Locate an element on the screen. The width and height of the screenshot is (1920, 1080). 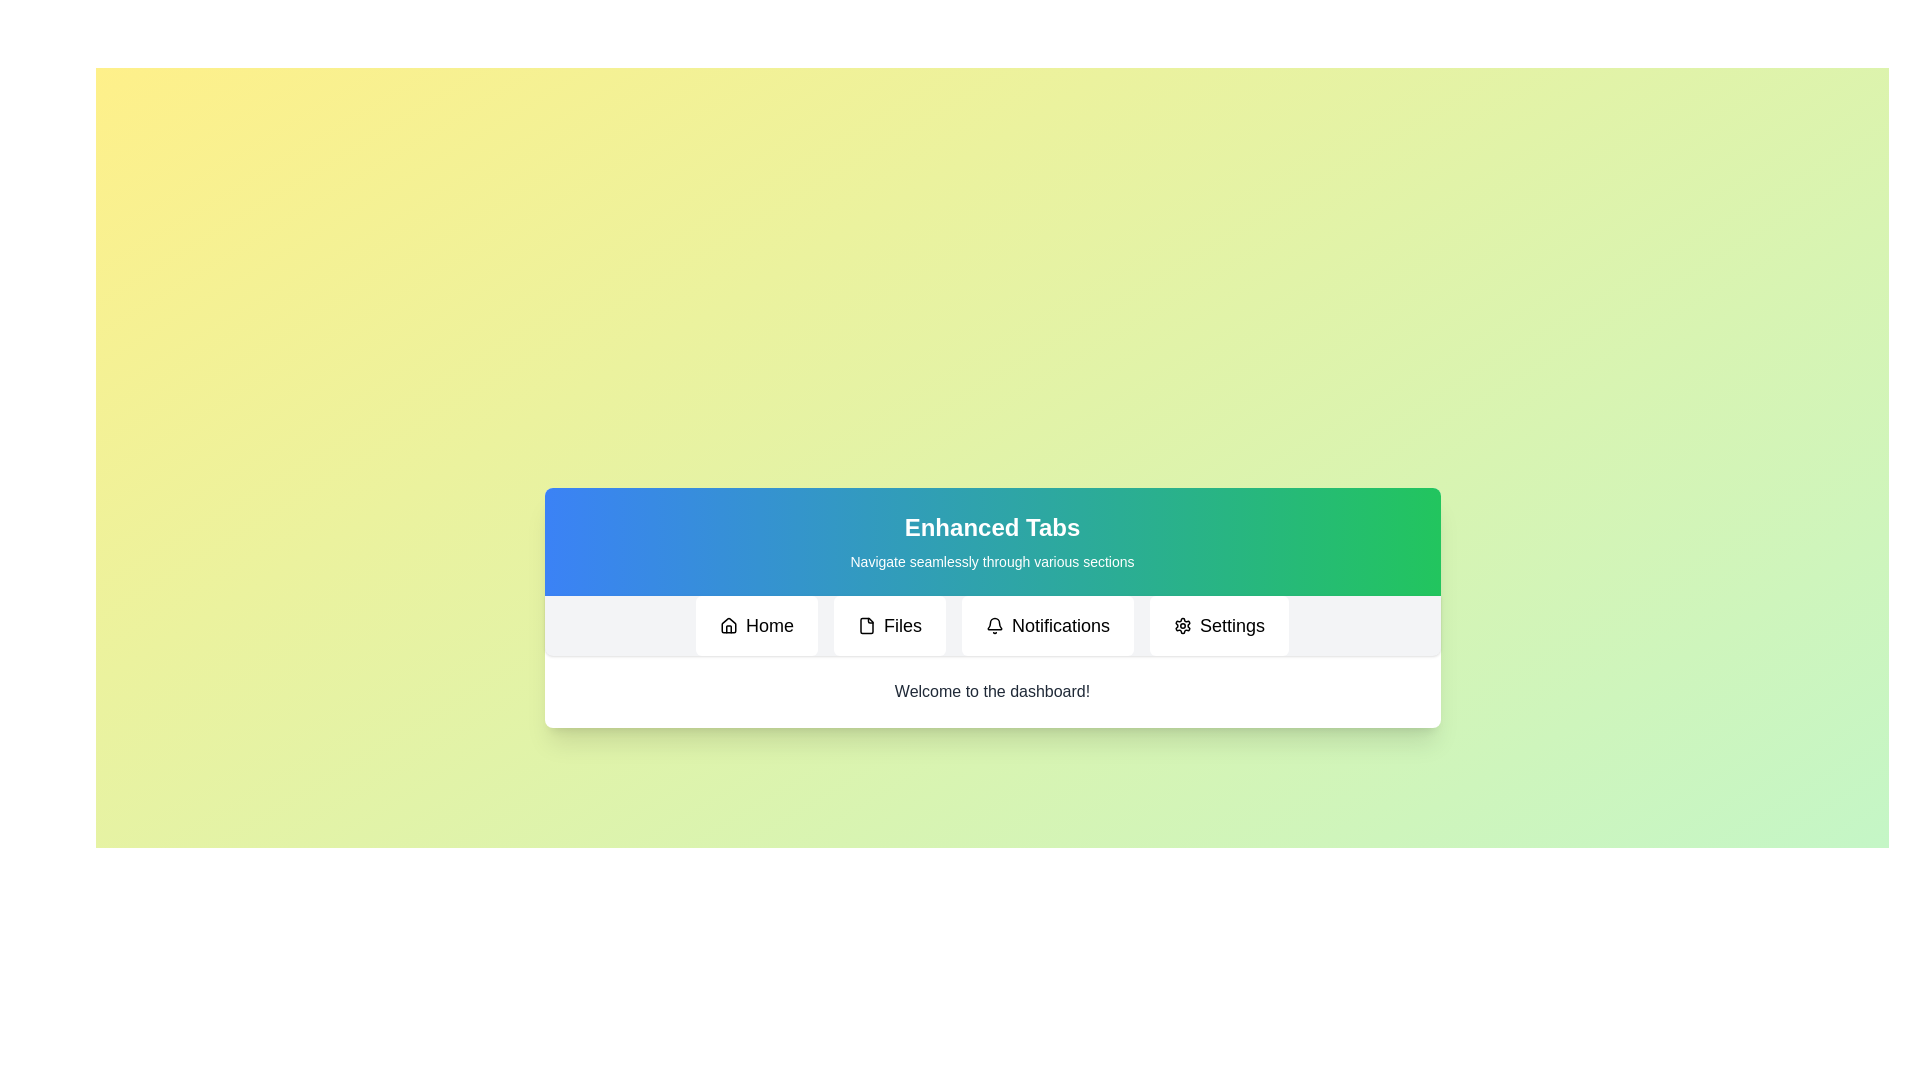
the 'Files' tab icon located on the left side of the 'Files' tab's label is located at coordinates (866, 624).